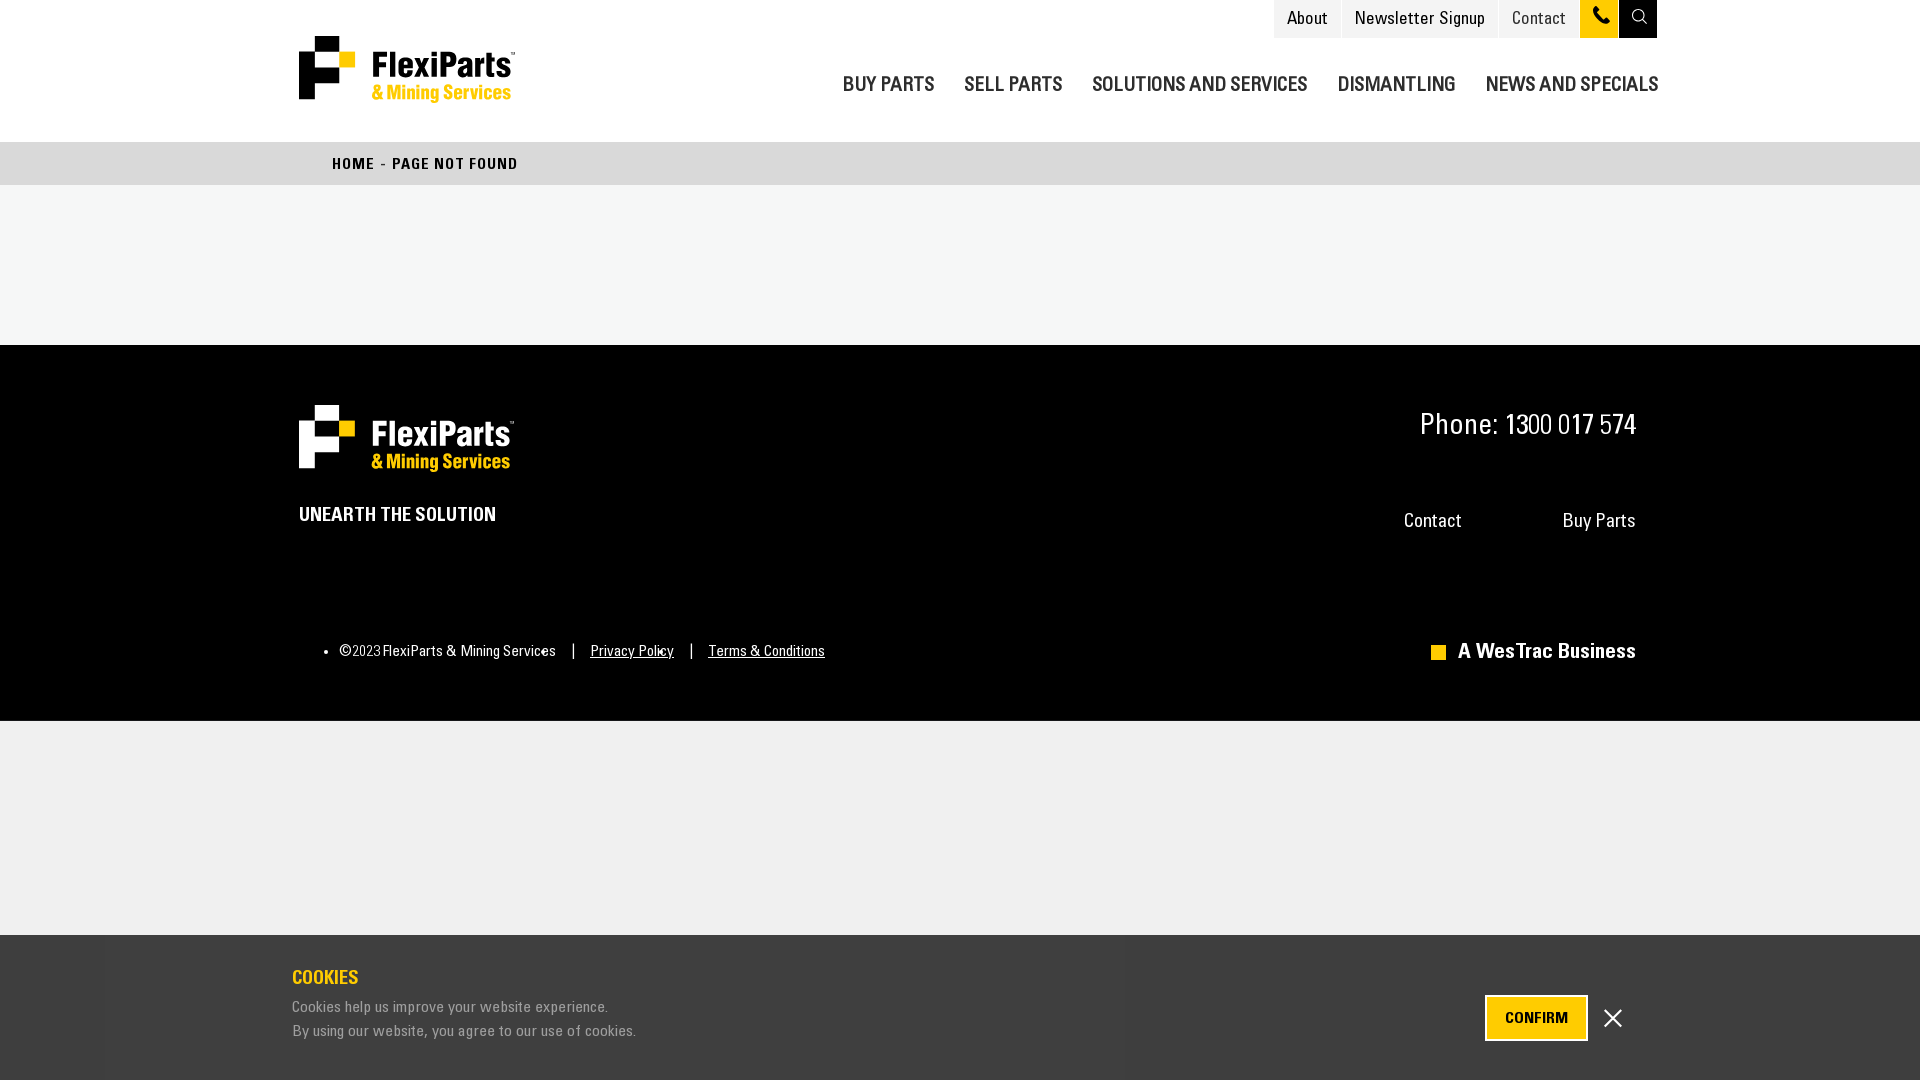  What do you see at coordinates (748, 651) in the screenshot?
I see `'Terms & Conditions'` at bounding box center [748, 651].